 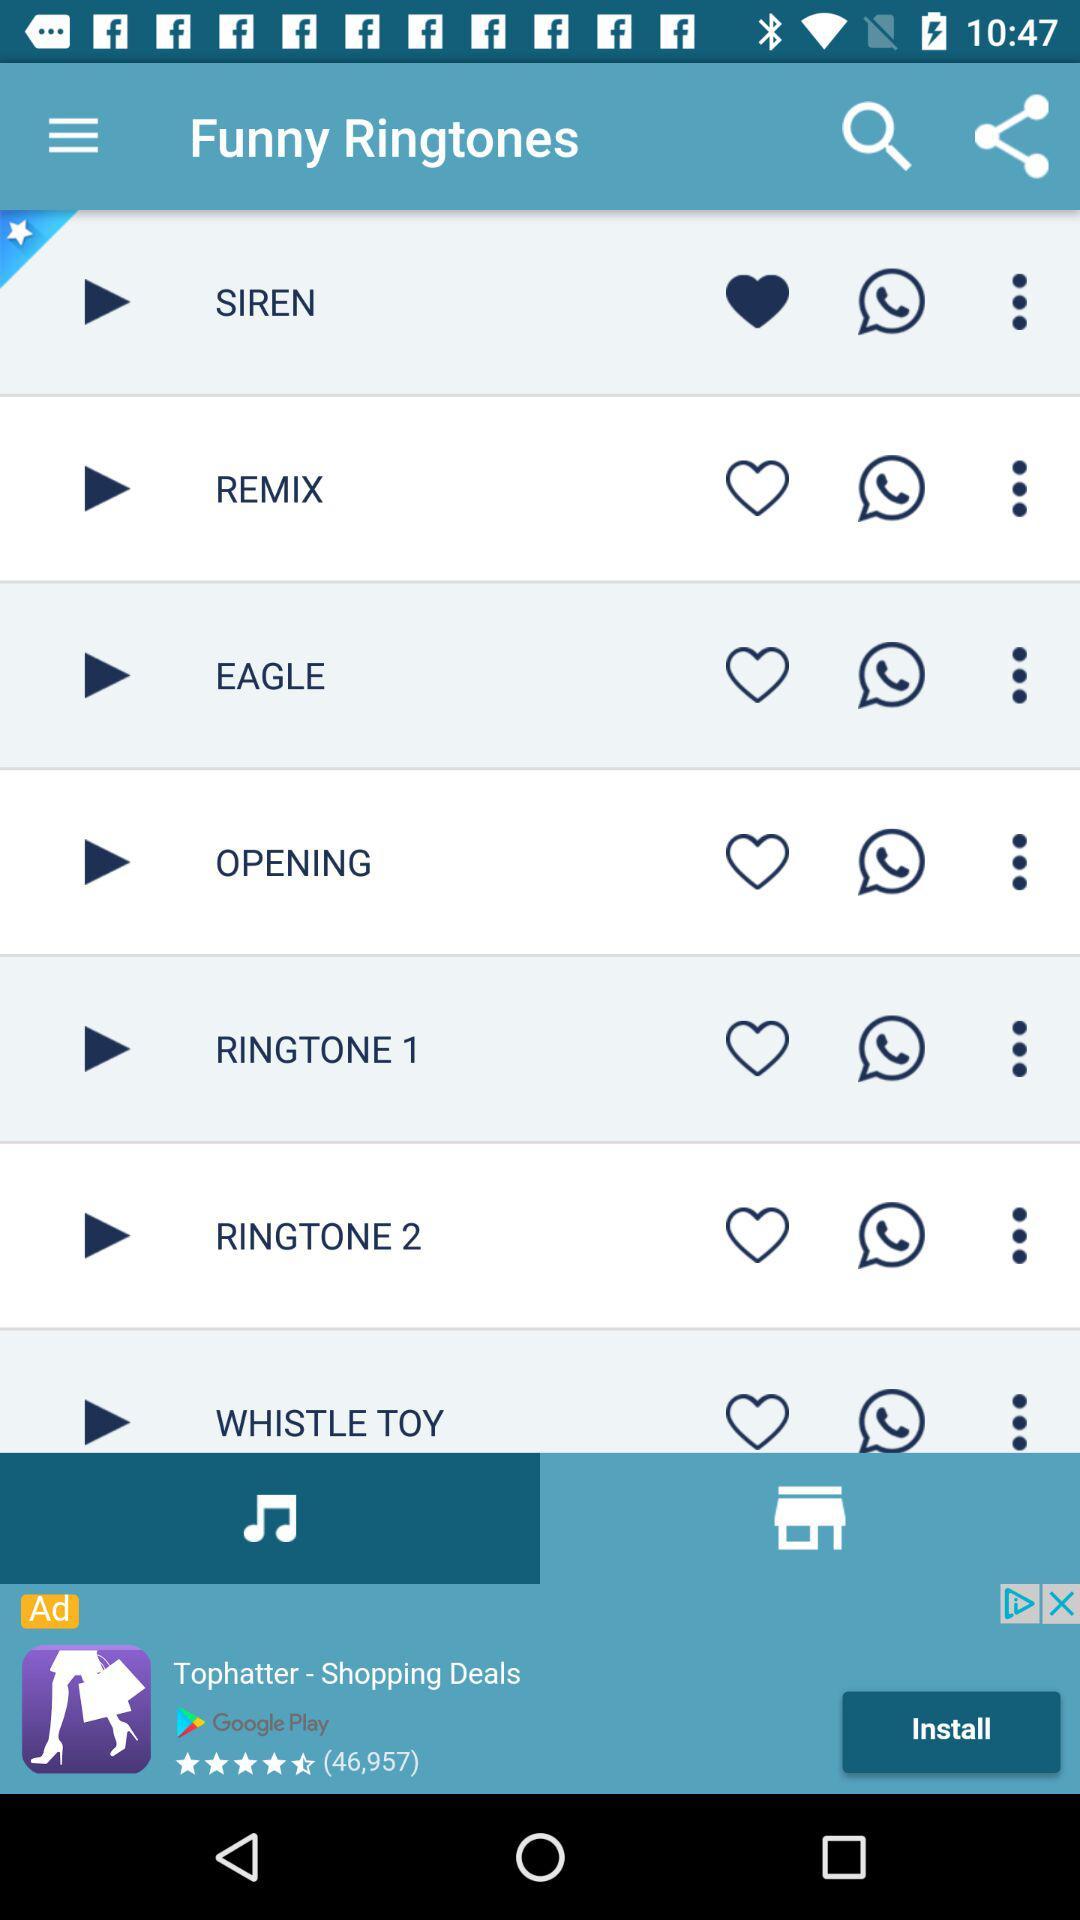 What do you see at coordinates (757, 1234) in the screenshot?
I see `mark it as a favorite ringtone` at bounding box center [757, 1234].